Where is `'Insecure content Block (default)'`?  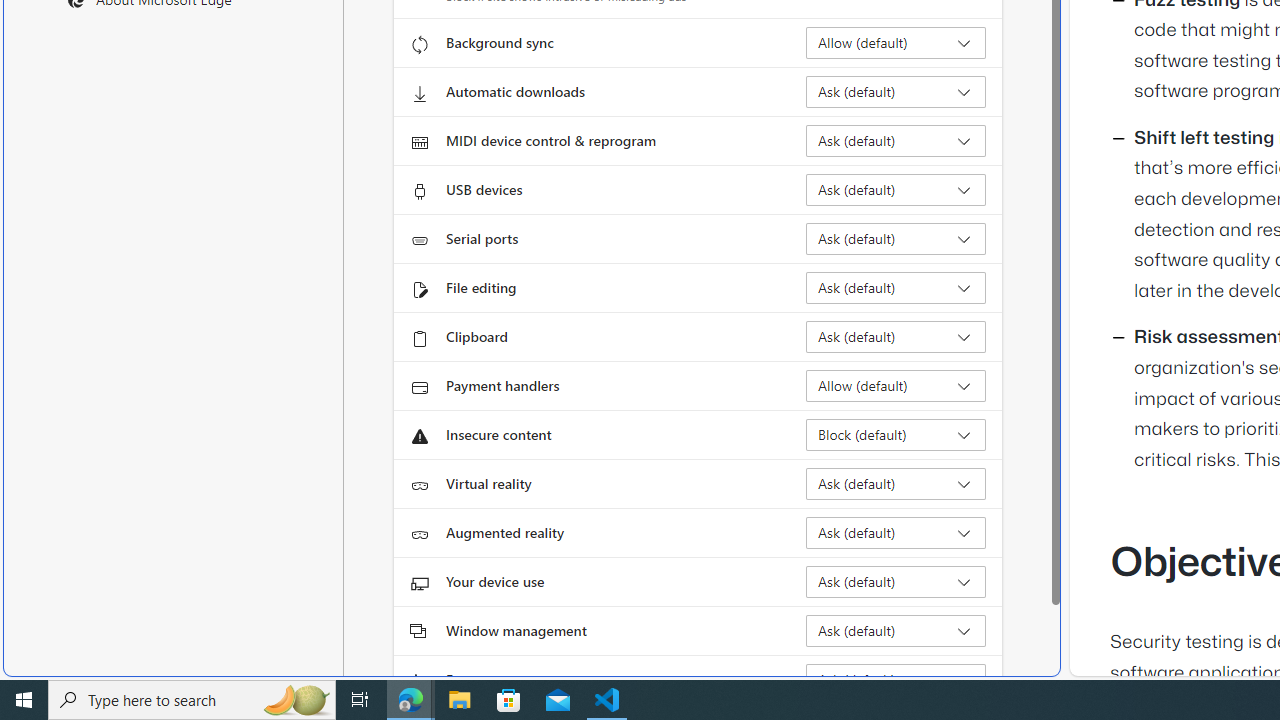 'Insecure content Block (default)' is located at coordinates (895, 433).